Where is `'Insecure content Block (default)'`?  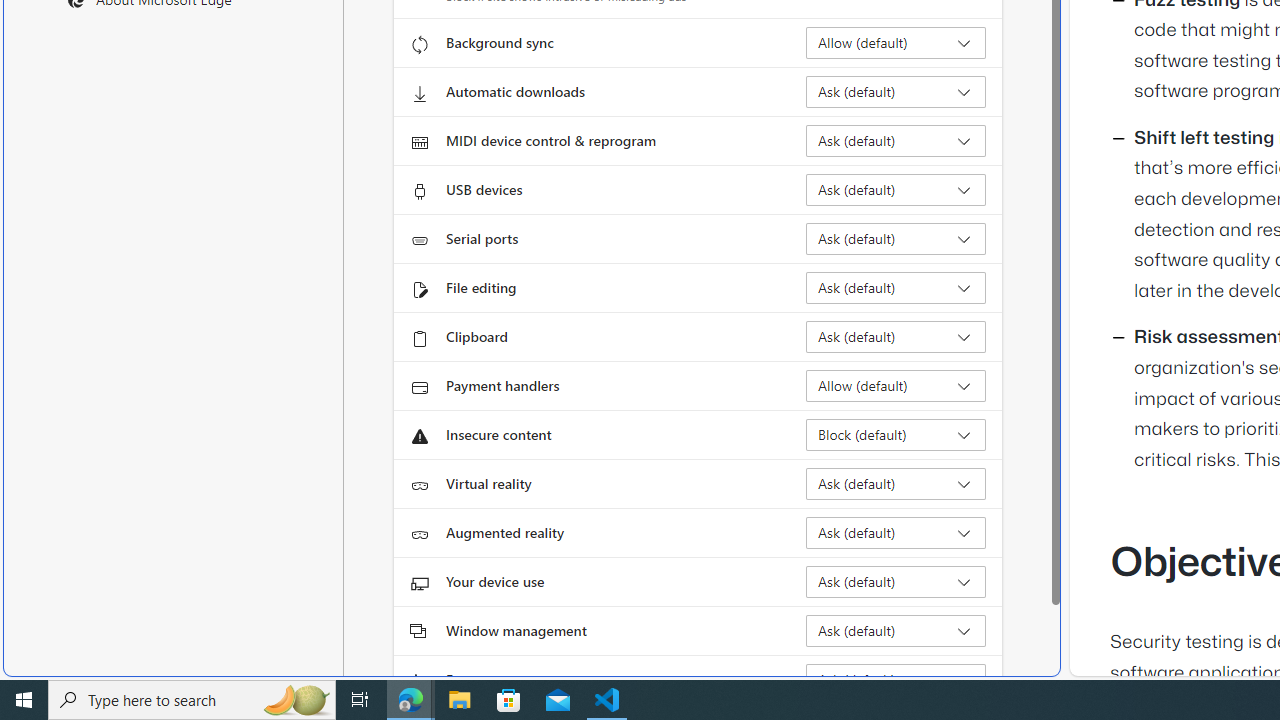 'Insecure content Block (default)' is located at coordinates (895, 433).